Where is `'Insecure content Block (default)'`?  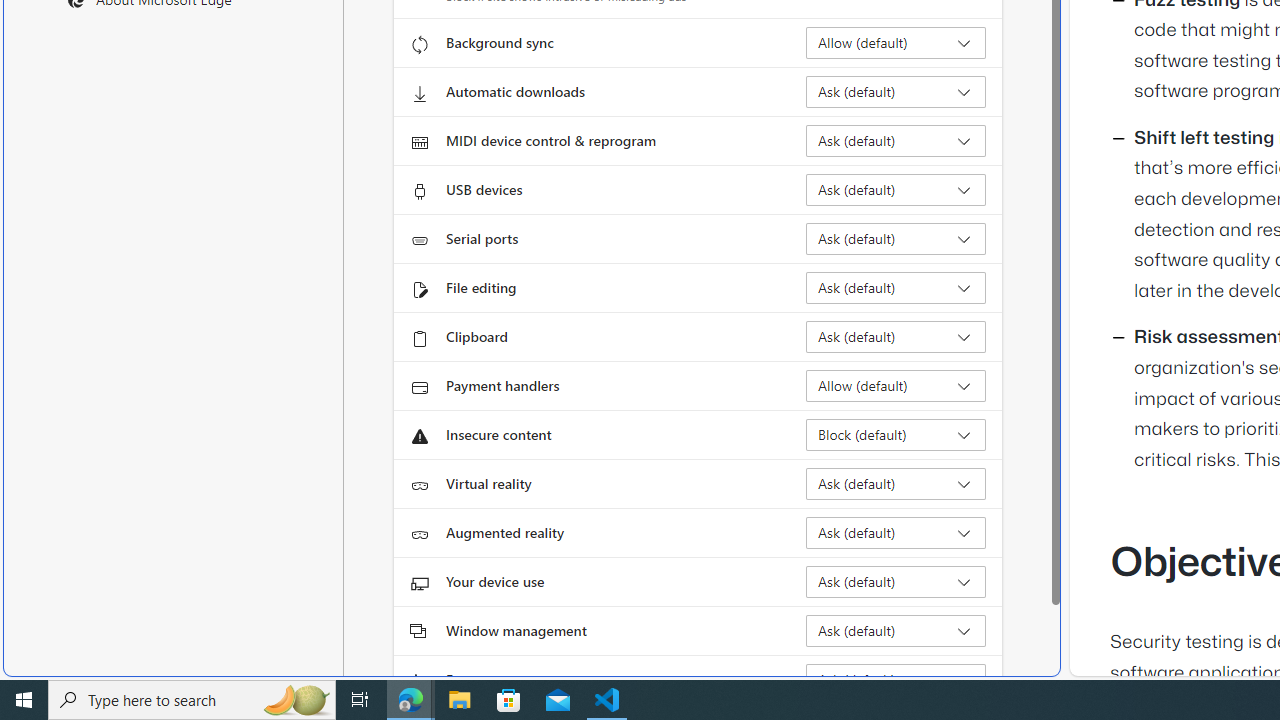 'Insecure content Block (default)' is located at coordinates (895, 433).